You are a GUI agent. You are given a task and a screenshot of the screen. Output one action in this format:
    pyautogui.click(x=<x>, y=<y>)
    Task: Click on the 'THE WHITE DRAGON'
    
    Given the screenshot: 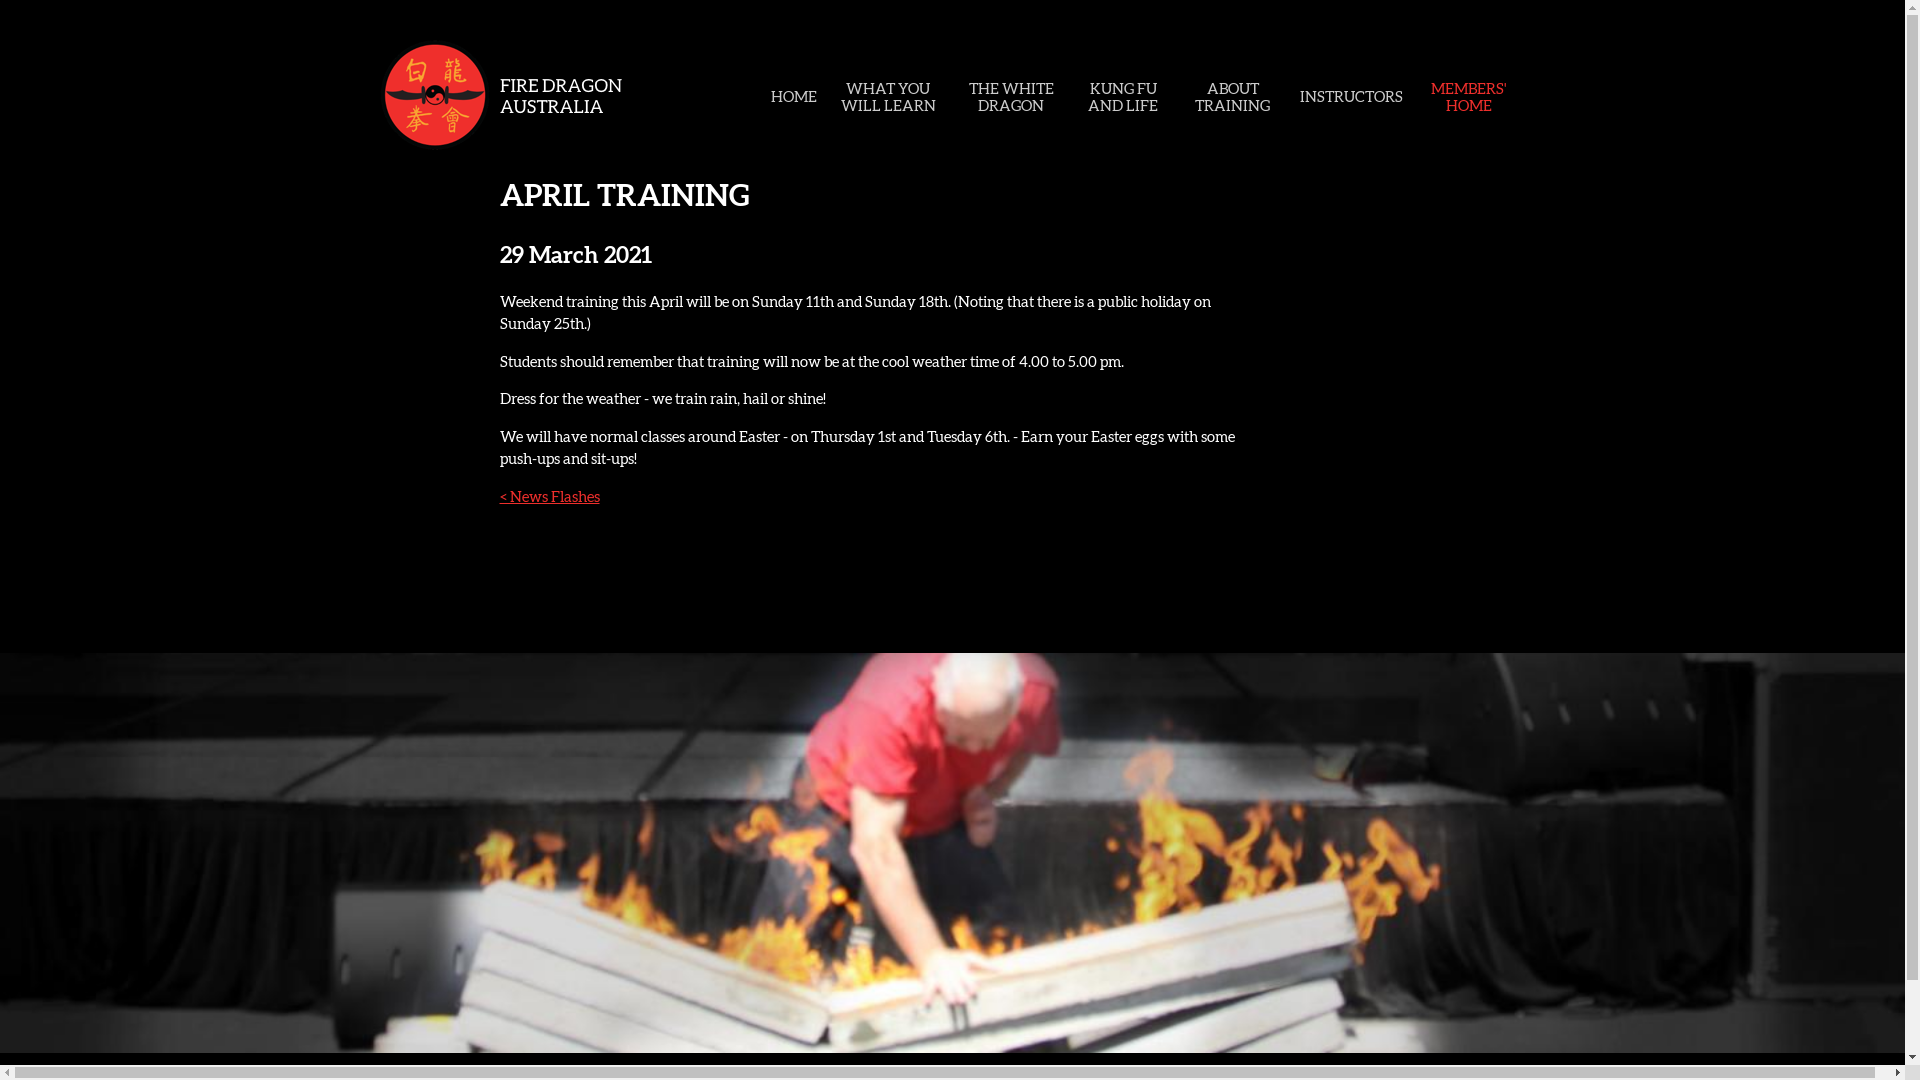 What is the action you would take?
    pyautogui.click(x=1011, y=96)
    